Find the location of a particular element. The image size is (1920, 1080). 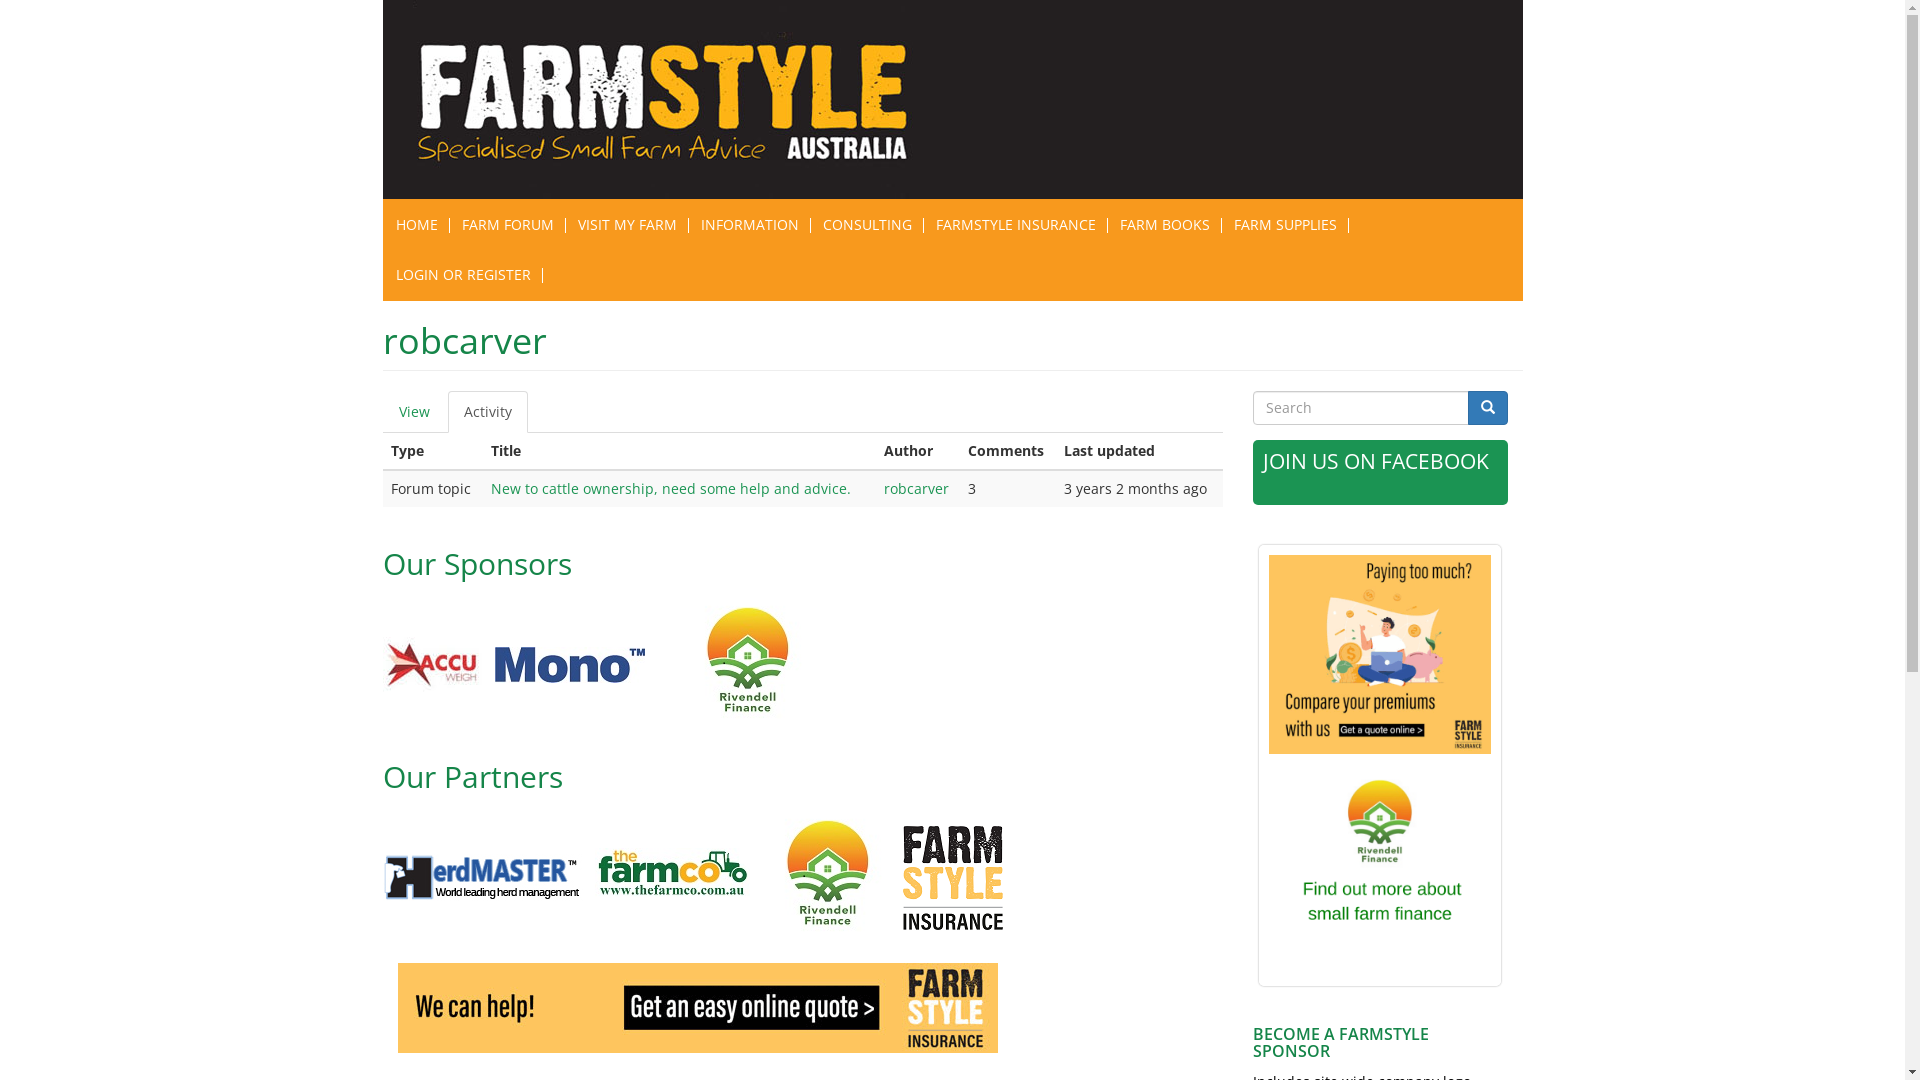

'CONSULTING' is located at coordinates (866, 224).